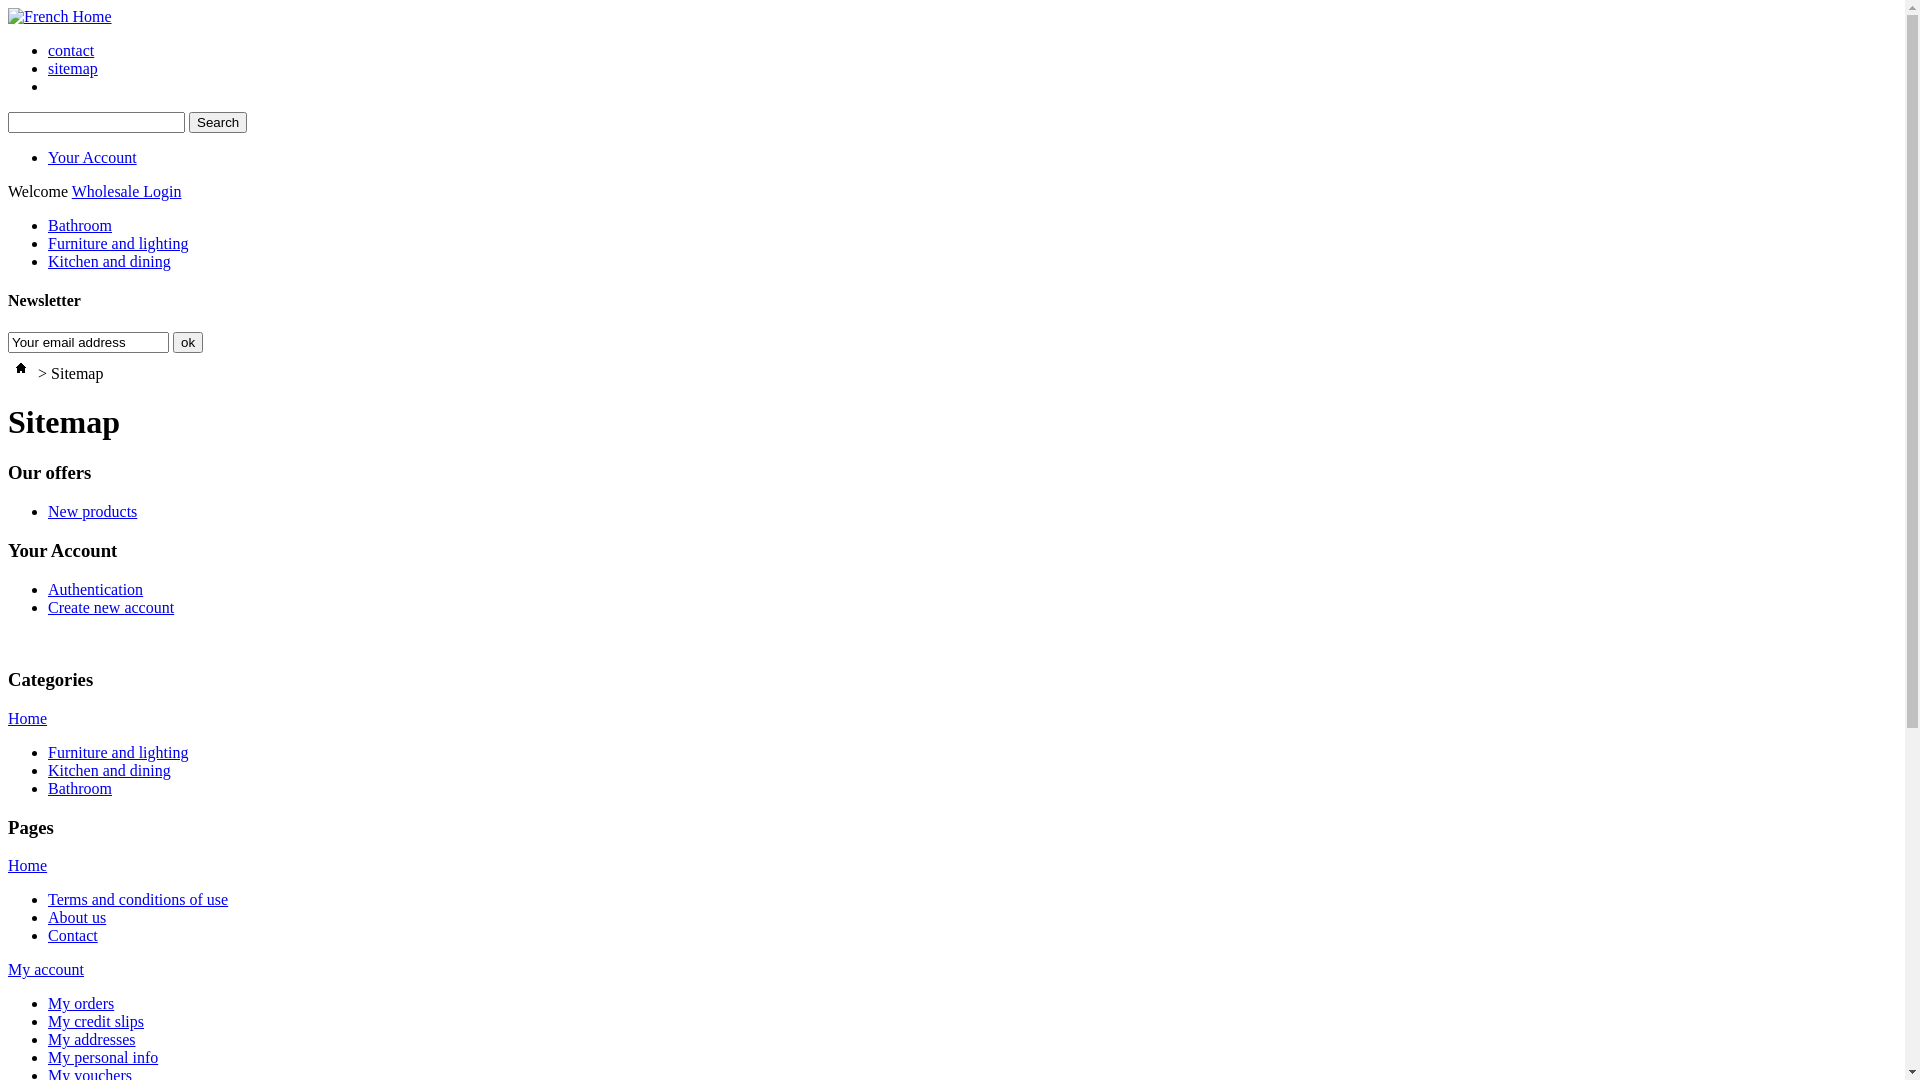 The width and height of the screenshot is (1920, 1080). What do you see at coordinates (217, 122) in the screenshot?
I see `'Search'` at bounding box center [217, 122].